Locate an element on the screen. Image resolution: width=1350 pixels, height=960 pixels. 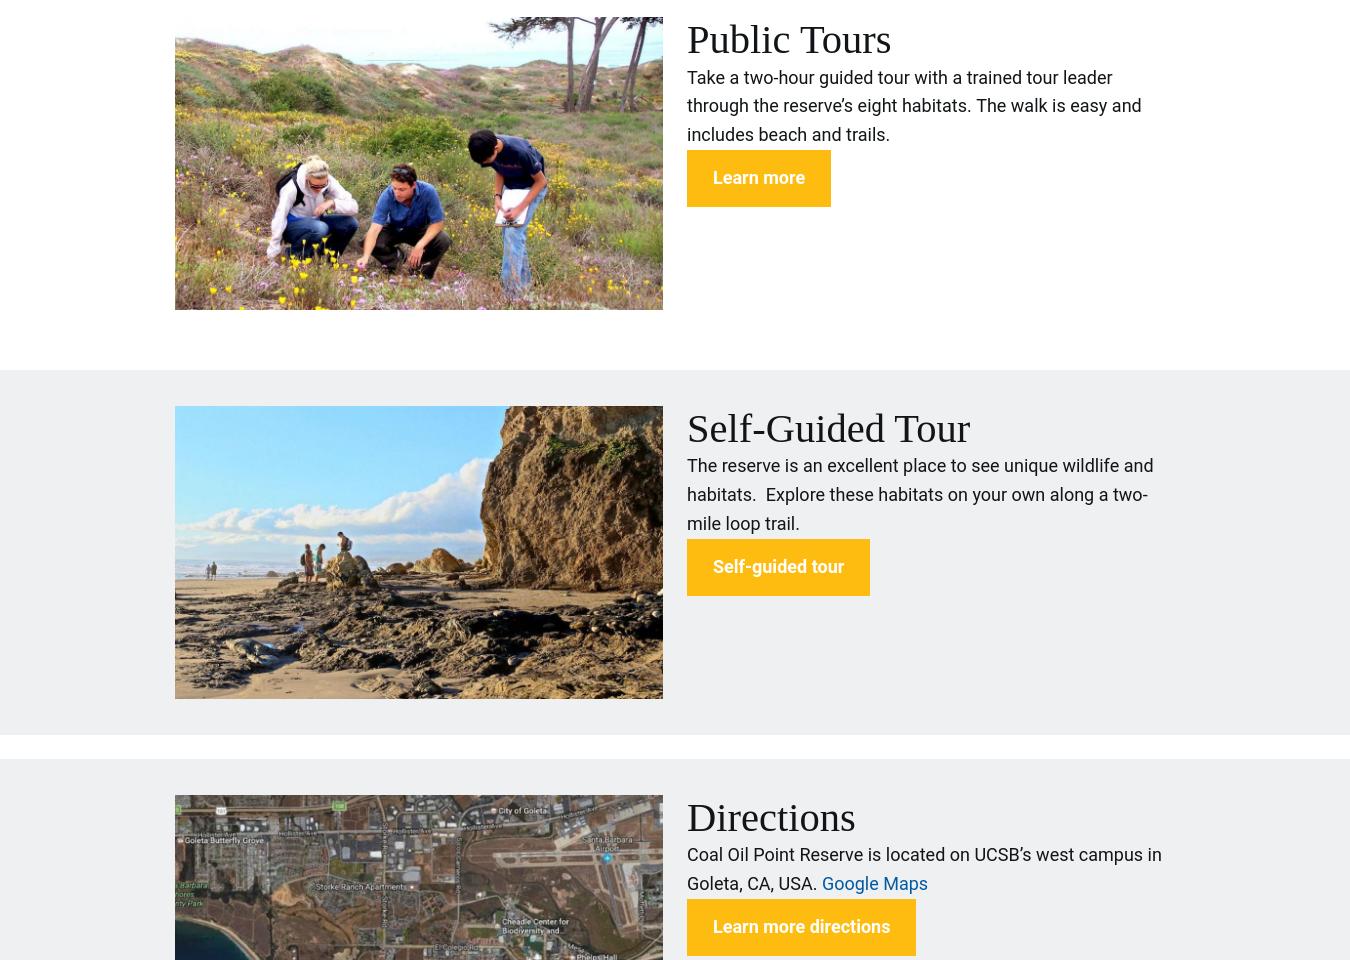
'Take a two-hour guided tour with a trained tour leader through the reserve’s eight habitats. The walk is easy and includes beach and trails.' is located at coordinates (912, 105).